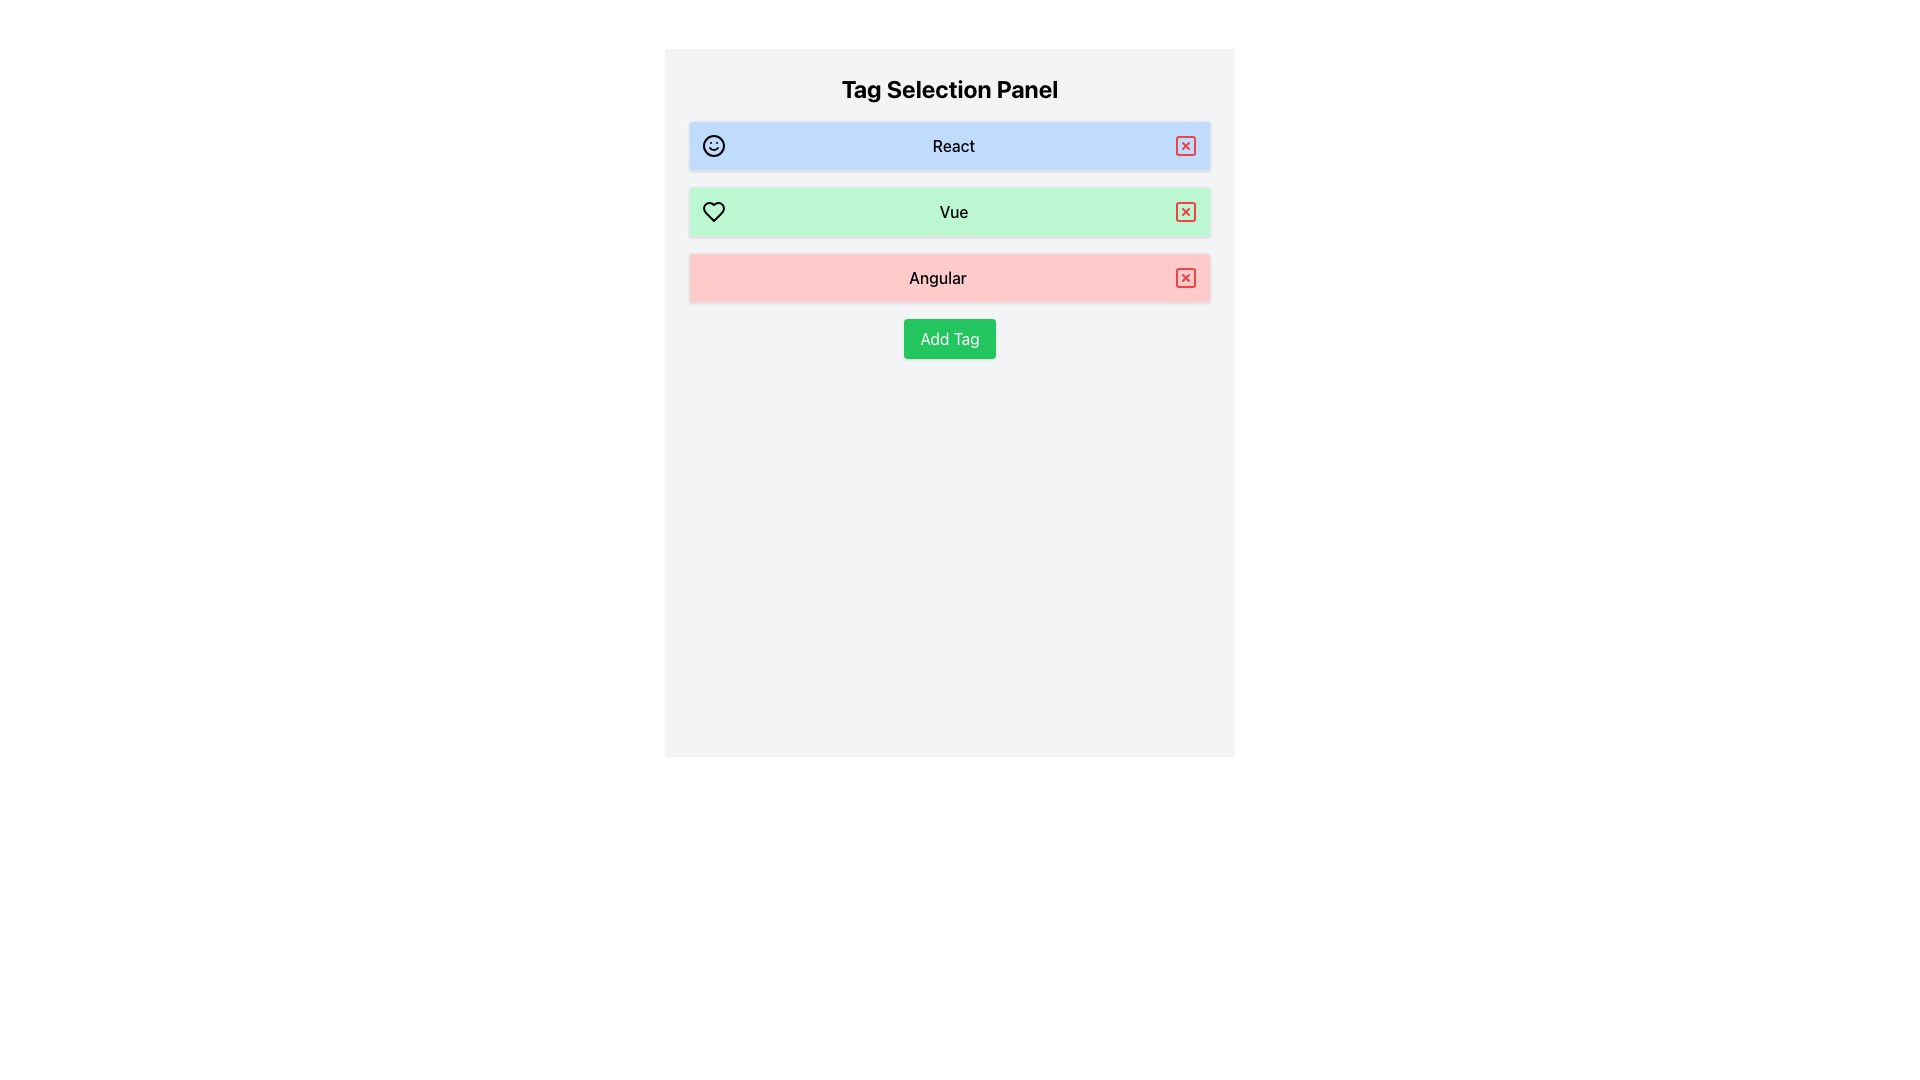 The height and width of the screenshot is (1080, 1920). What do you see at coordinates (953, 145) in the screenshot?
I see `the 'React' text label in the tag selection interface, which is the first tag in the vertical list within the blue rectangular section of the Tag Selection Panel` at bounding box center [953, 145].